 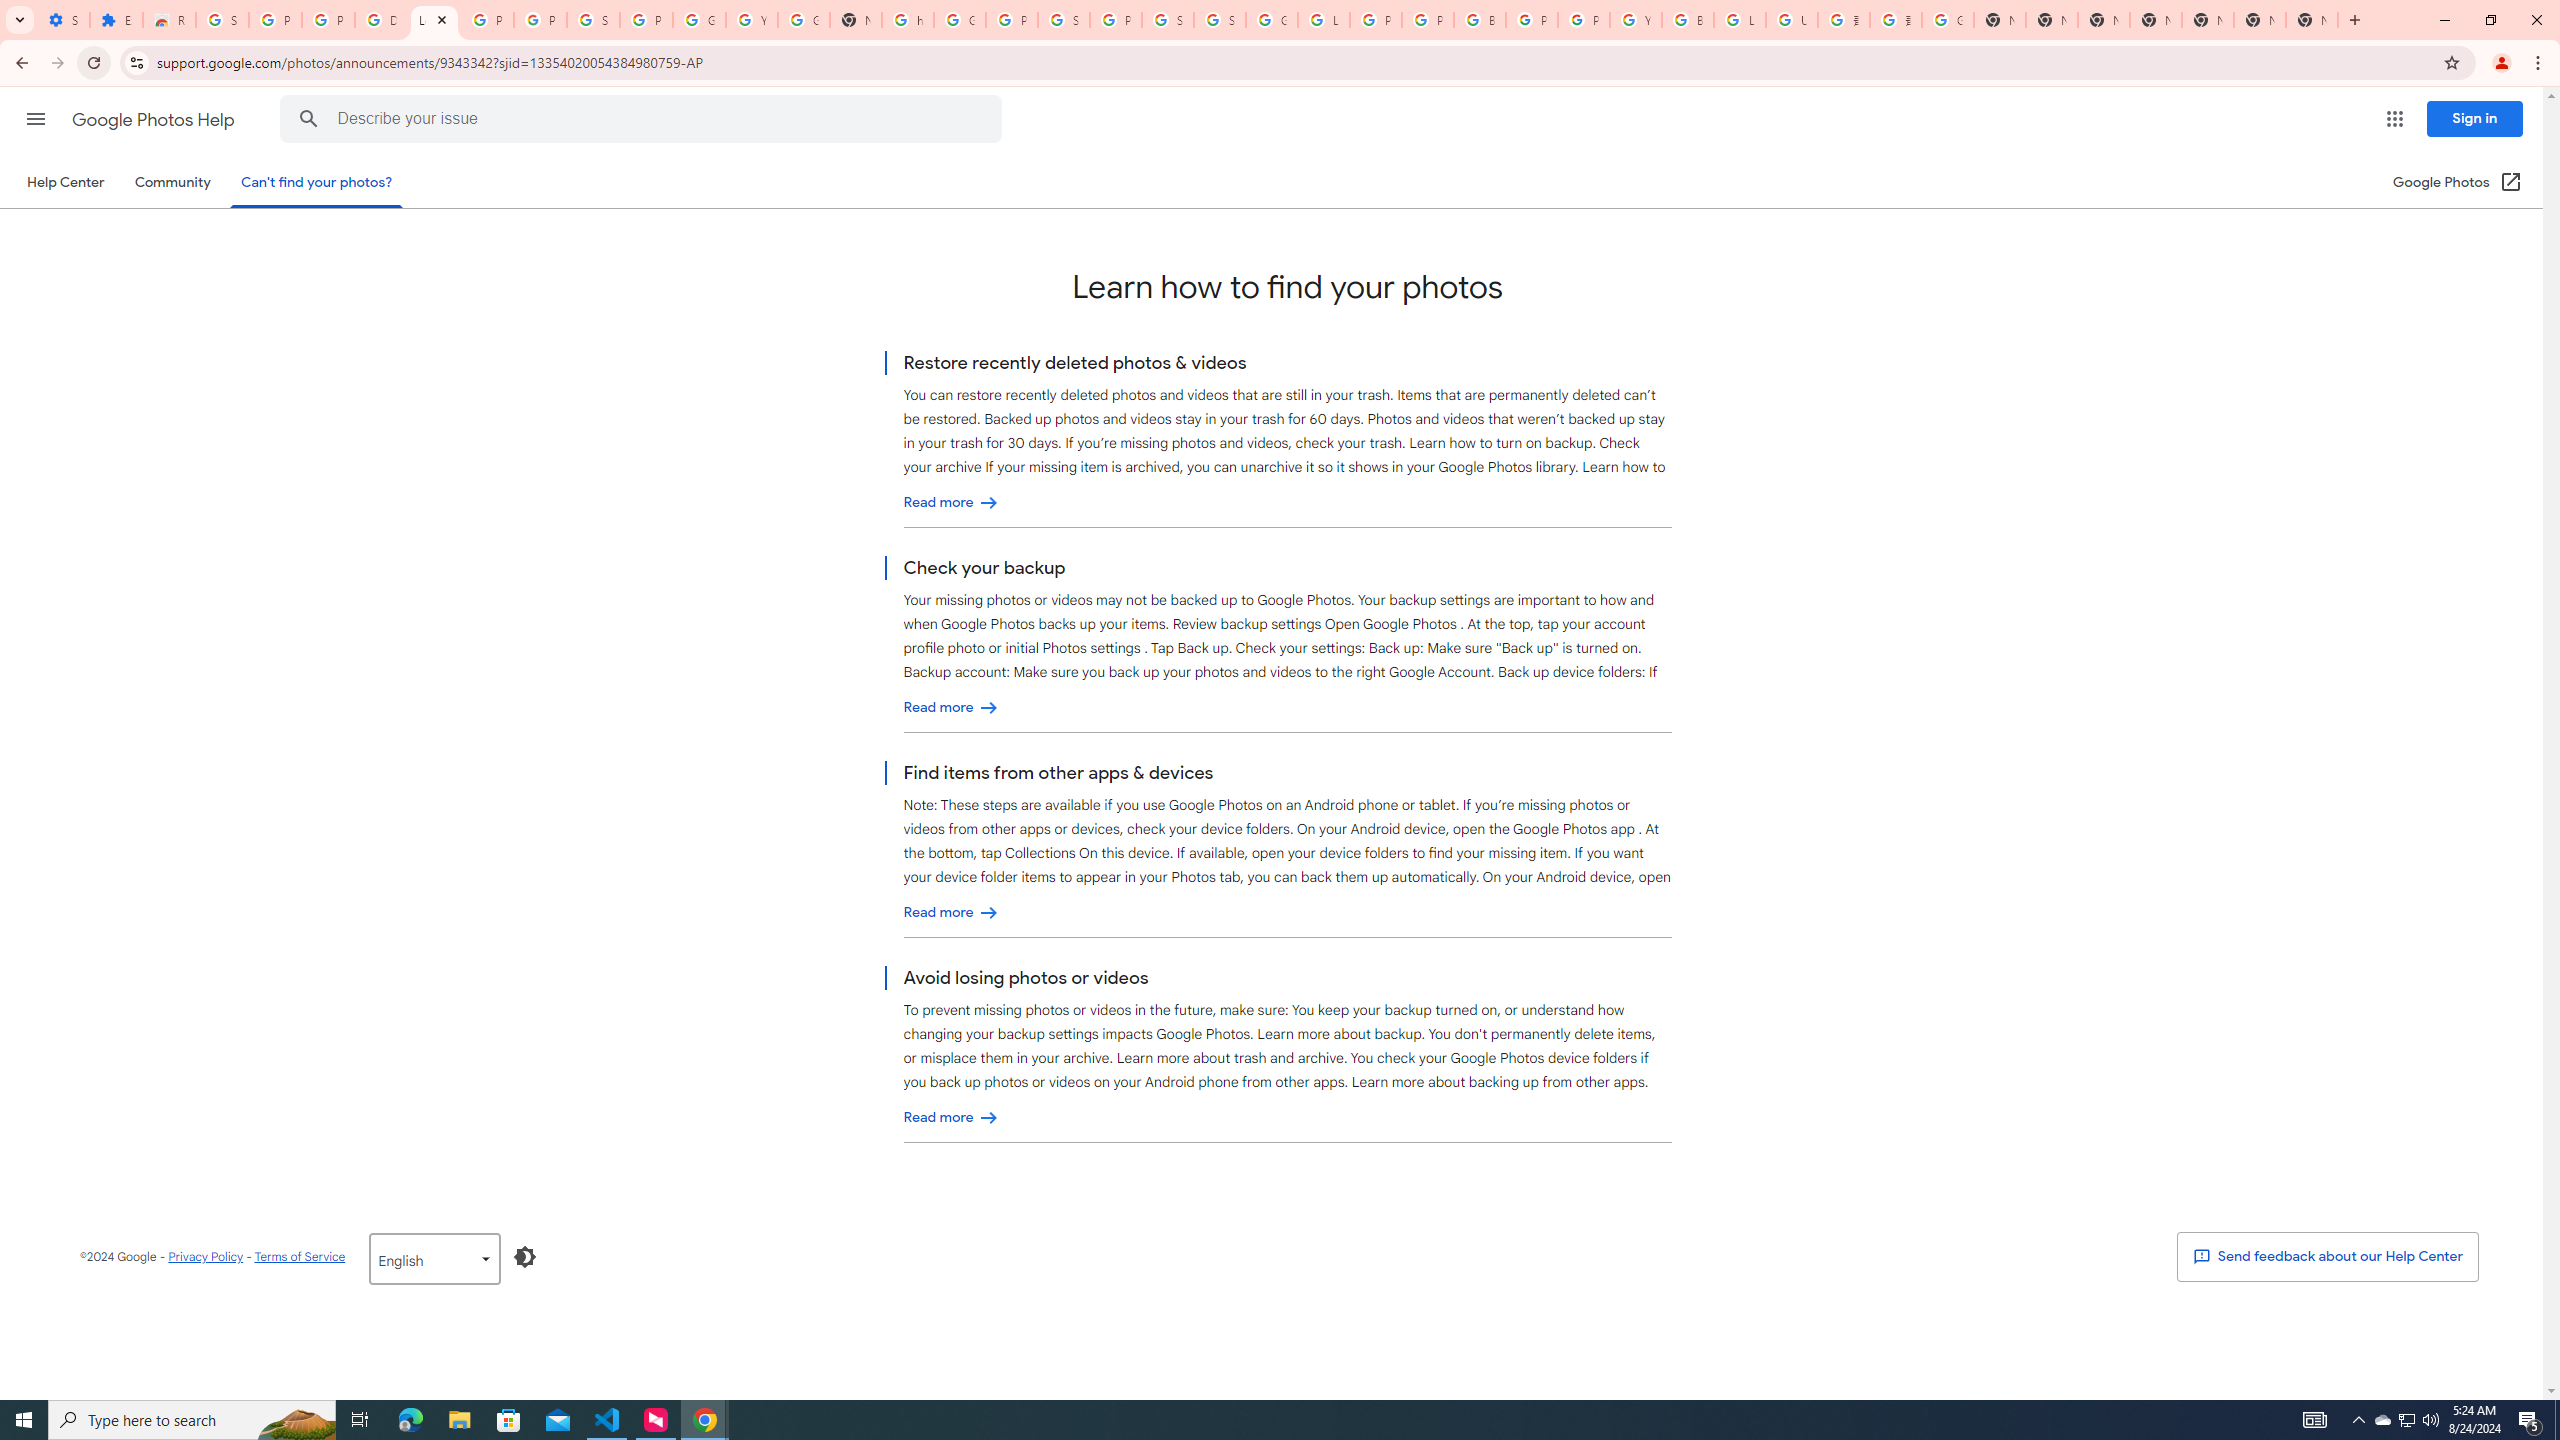 I want to click on 'Enable Dark Mode', so click(x=525, y=1256).